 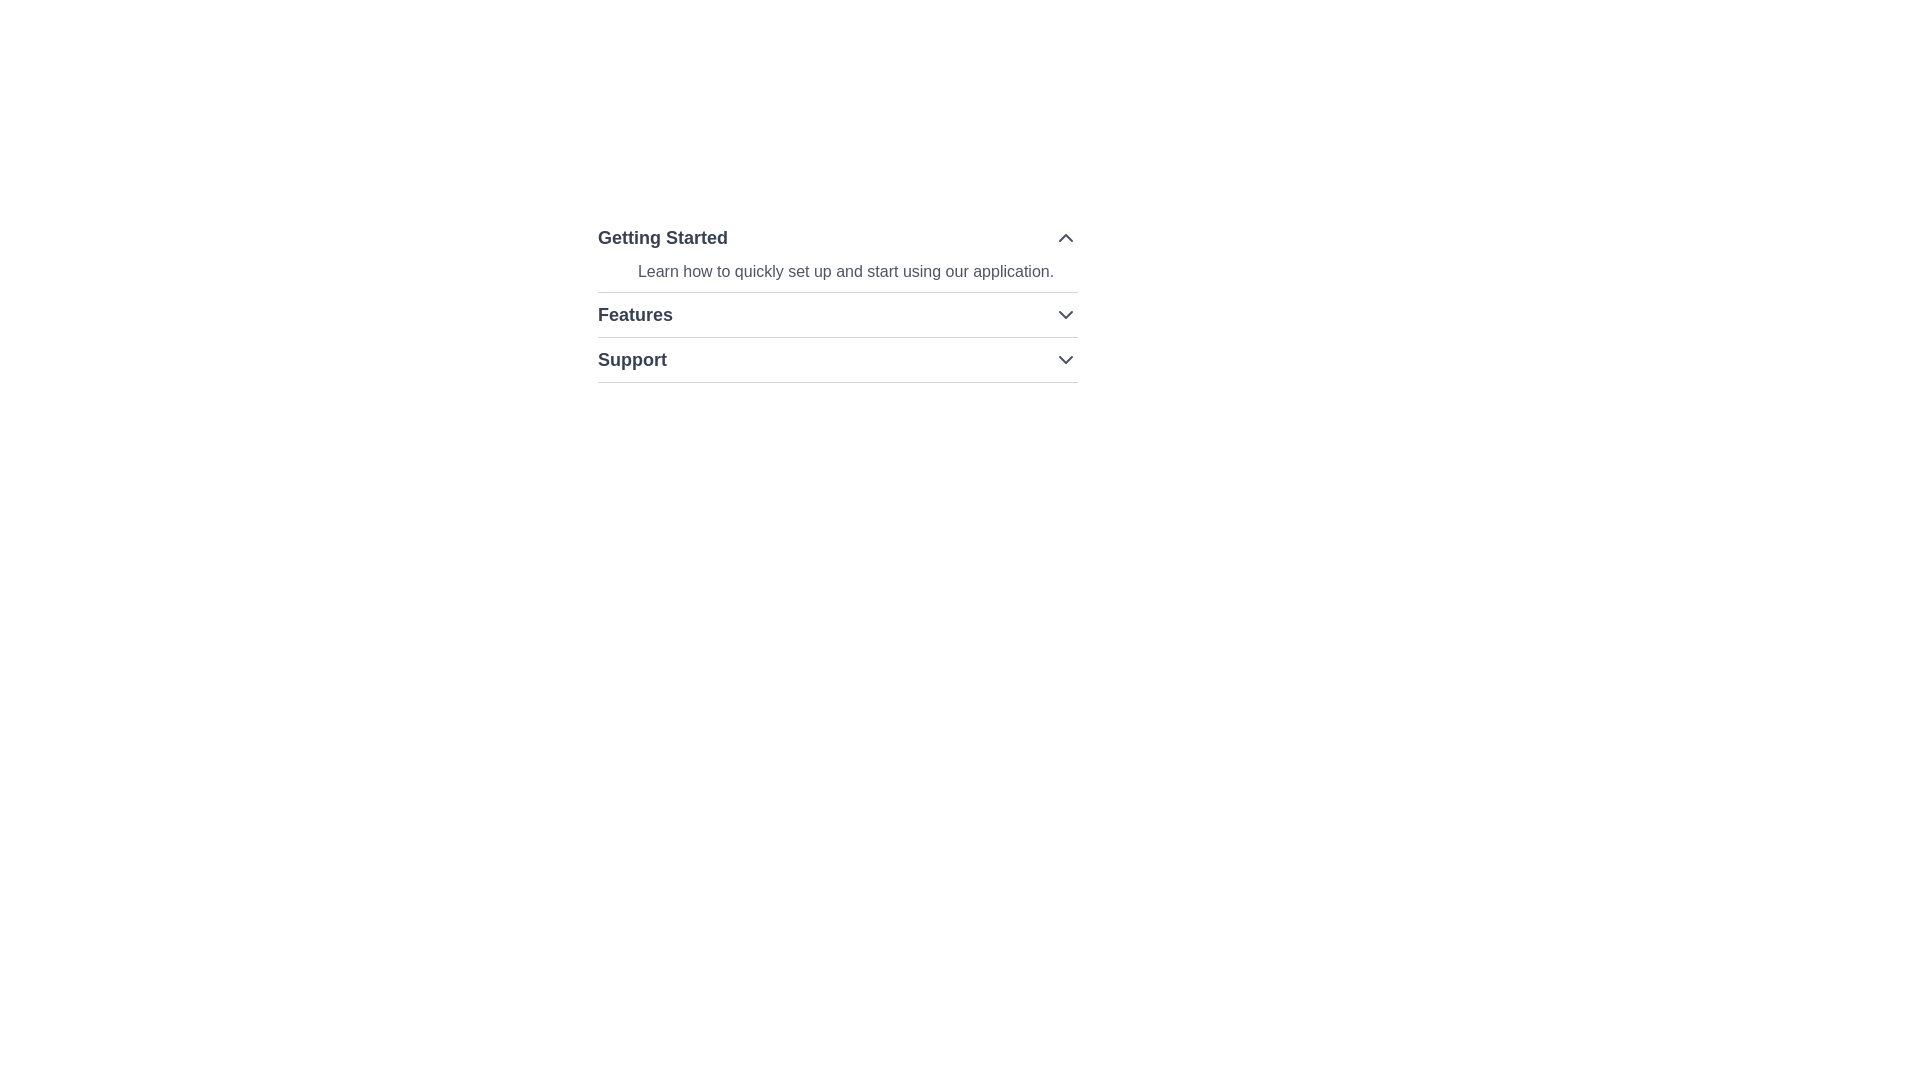 I want to click on the 'Support' text label, which is displayed in bold and large gray font, located in the third row of a navigation or settings panel, so click(x=631, y=358).